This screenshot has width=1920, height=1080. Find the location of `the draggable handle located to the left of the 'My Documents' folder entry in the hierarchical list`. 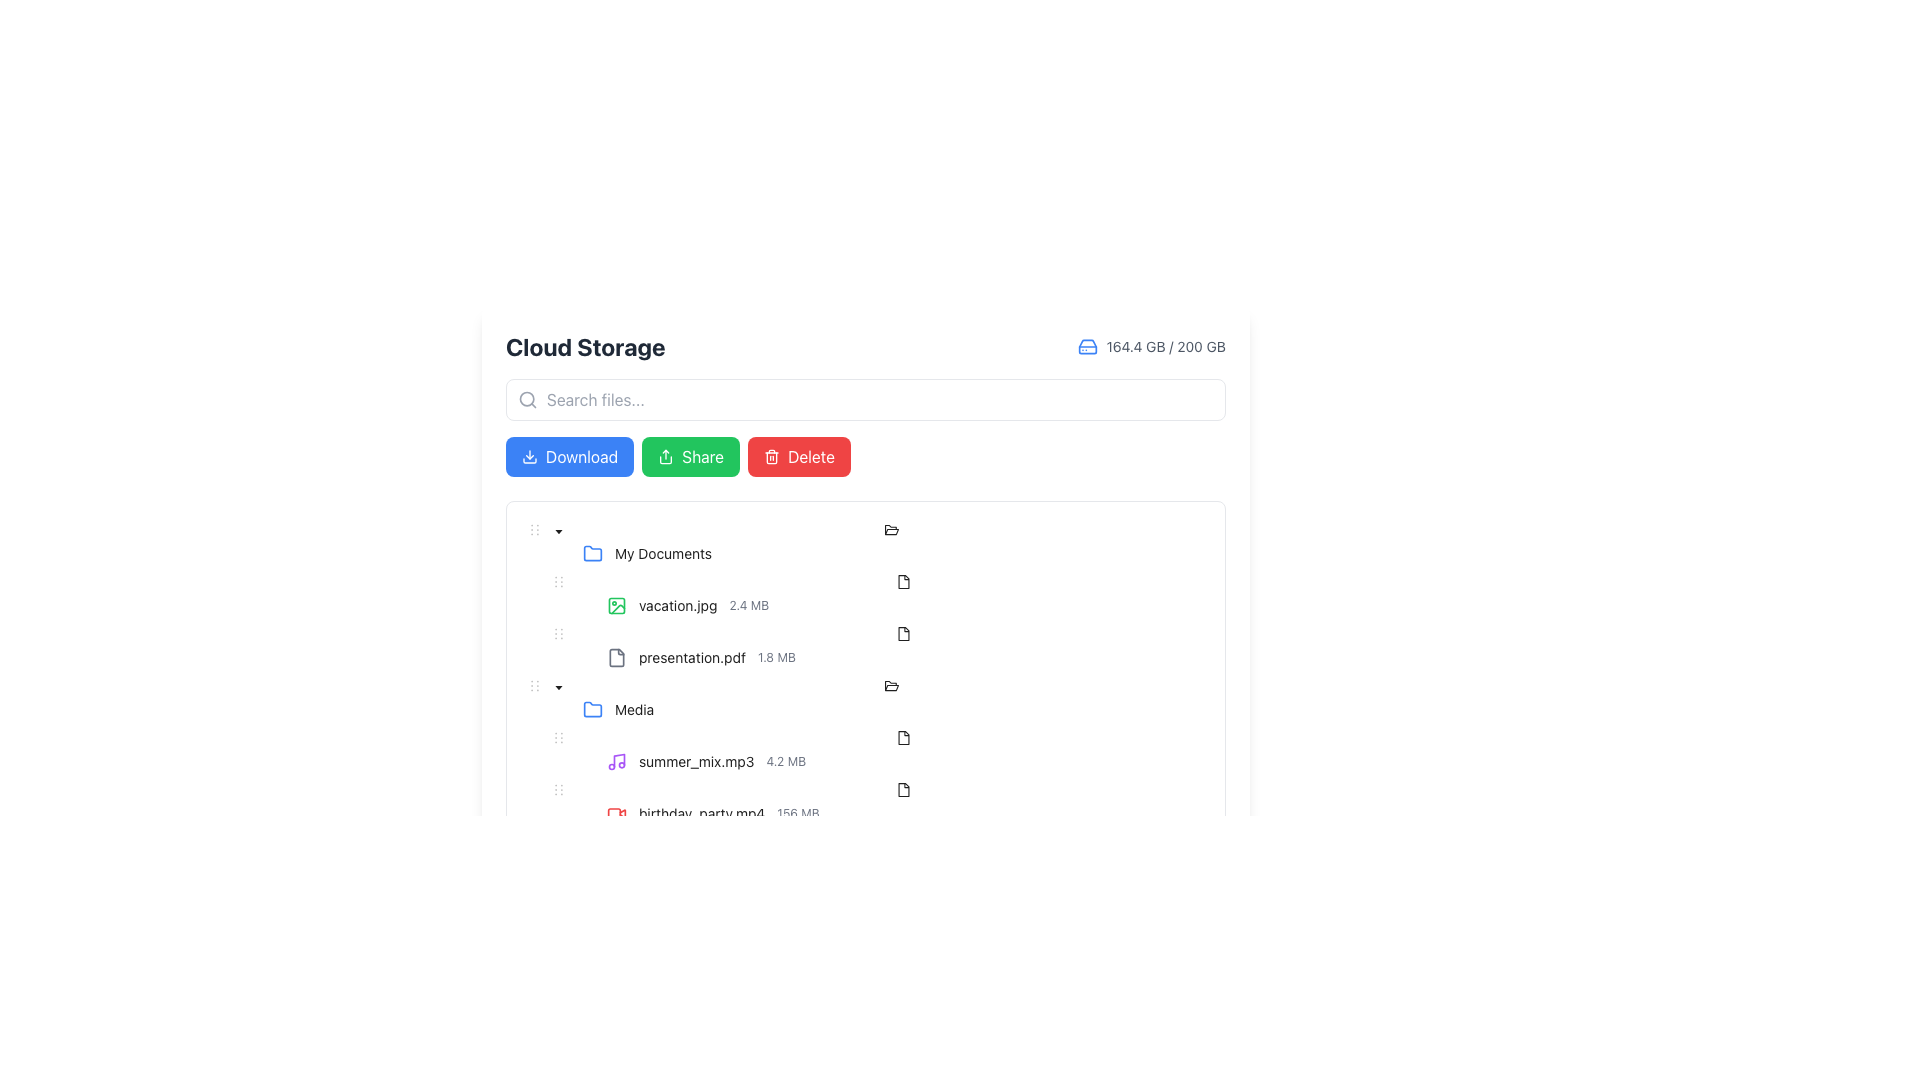

the draggable handle located to the left of the 'My Documents' folder entry in the hierarchical list is located at coordinates (534, 528).